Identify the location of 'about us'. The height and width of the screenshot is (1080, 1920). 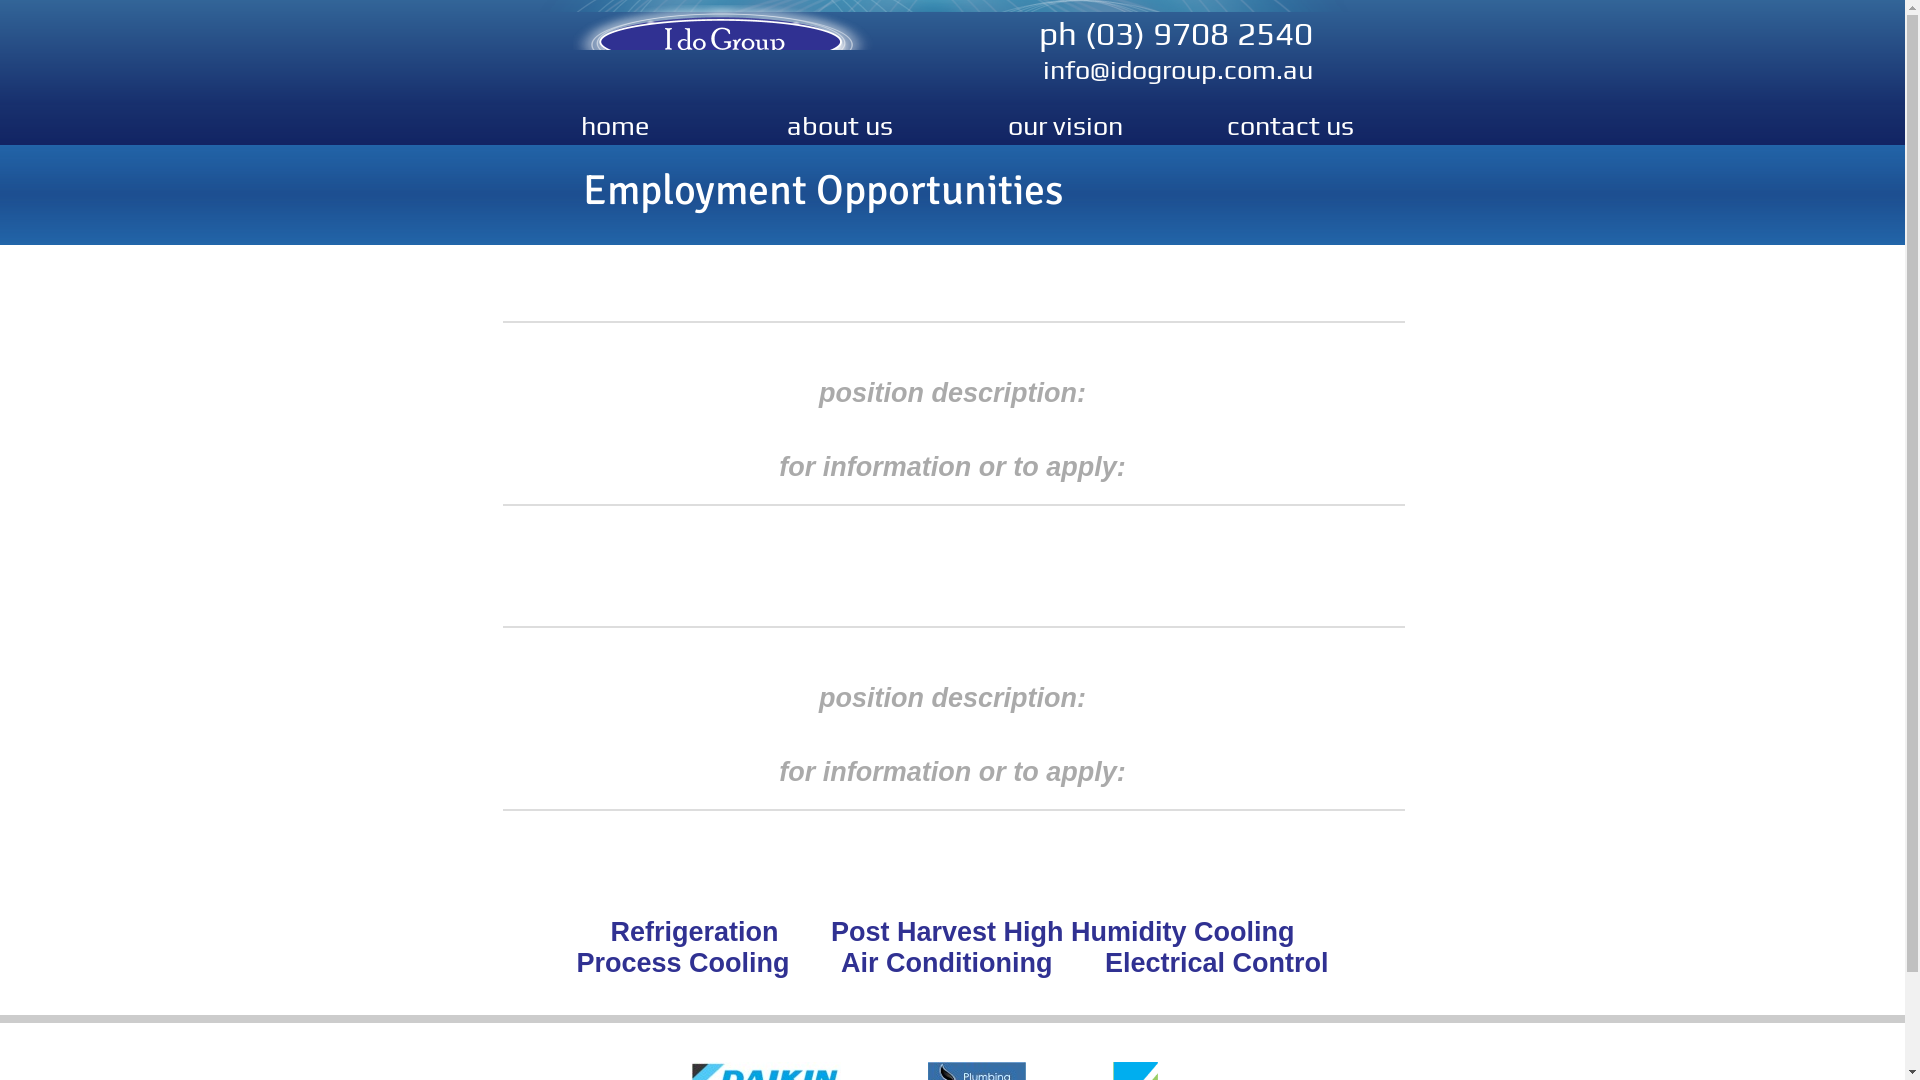
(840, 124).